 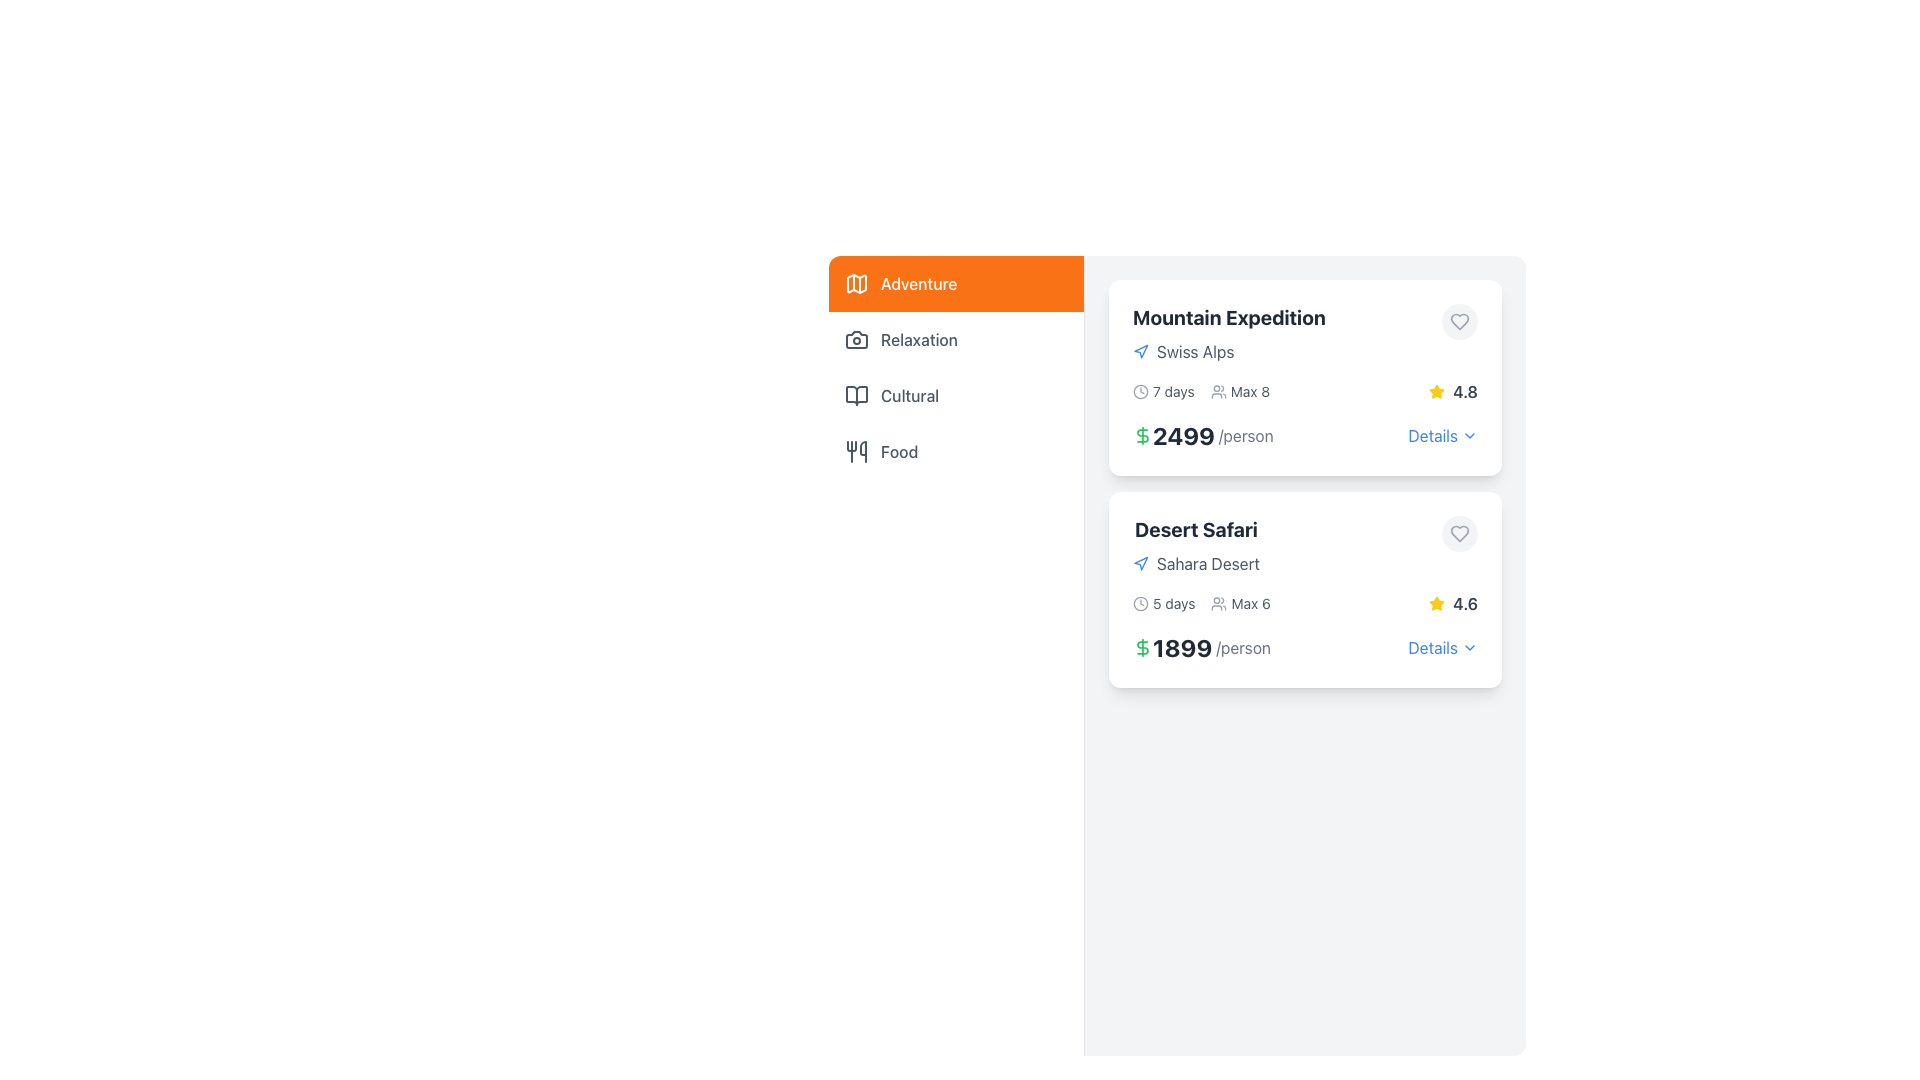 What do you see at coordinates (1164, 603) in the screenshot?
I see `the Text with Icon that specifies the duration of the travel package, indicating it lasts for five days, for accessibility purposes` at bounding box center [1164, 603].